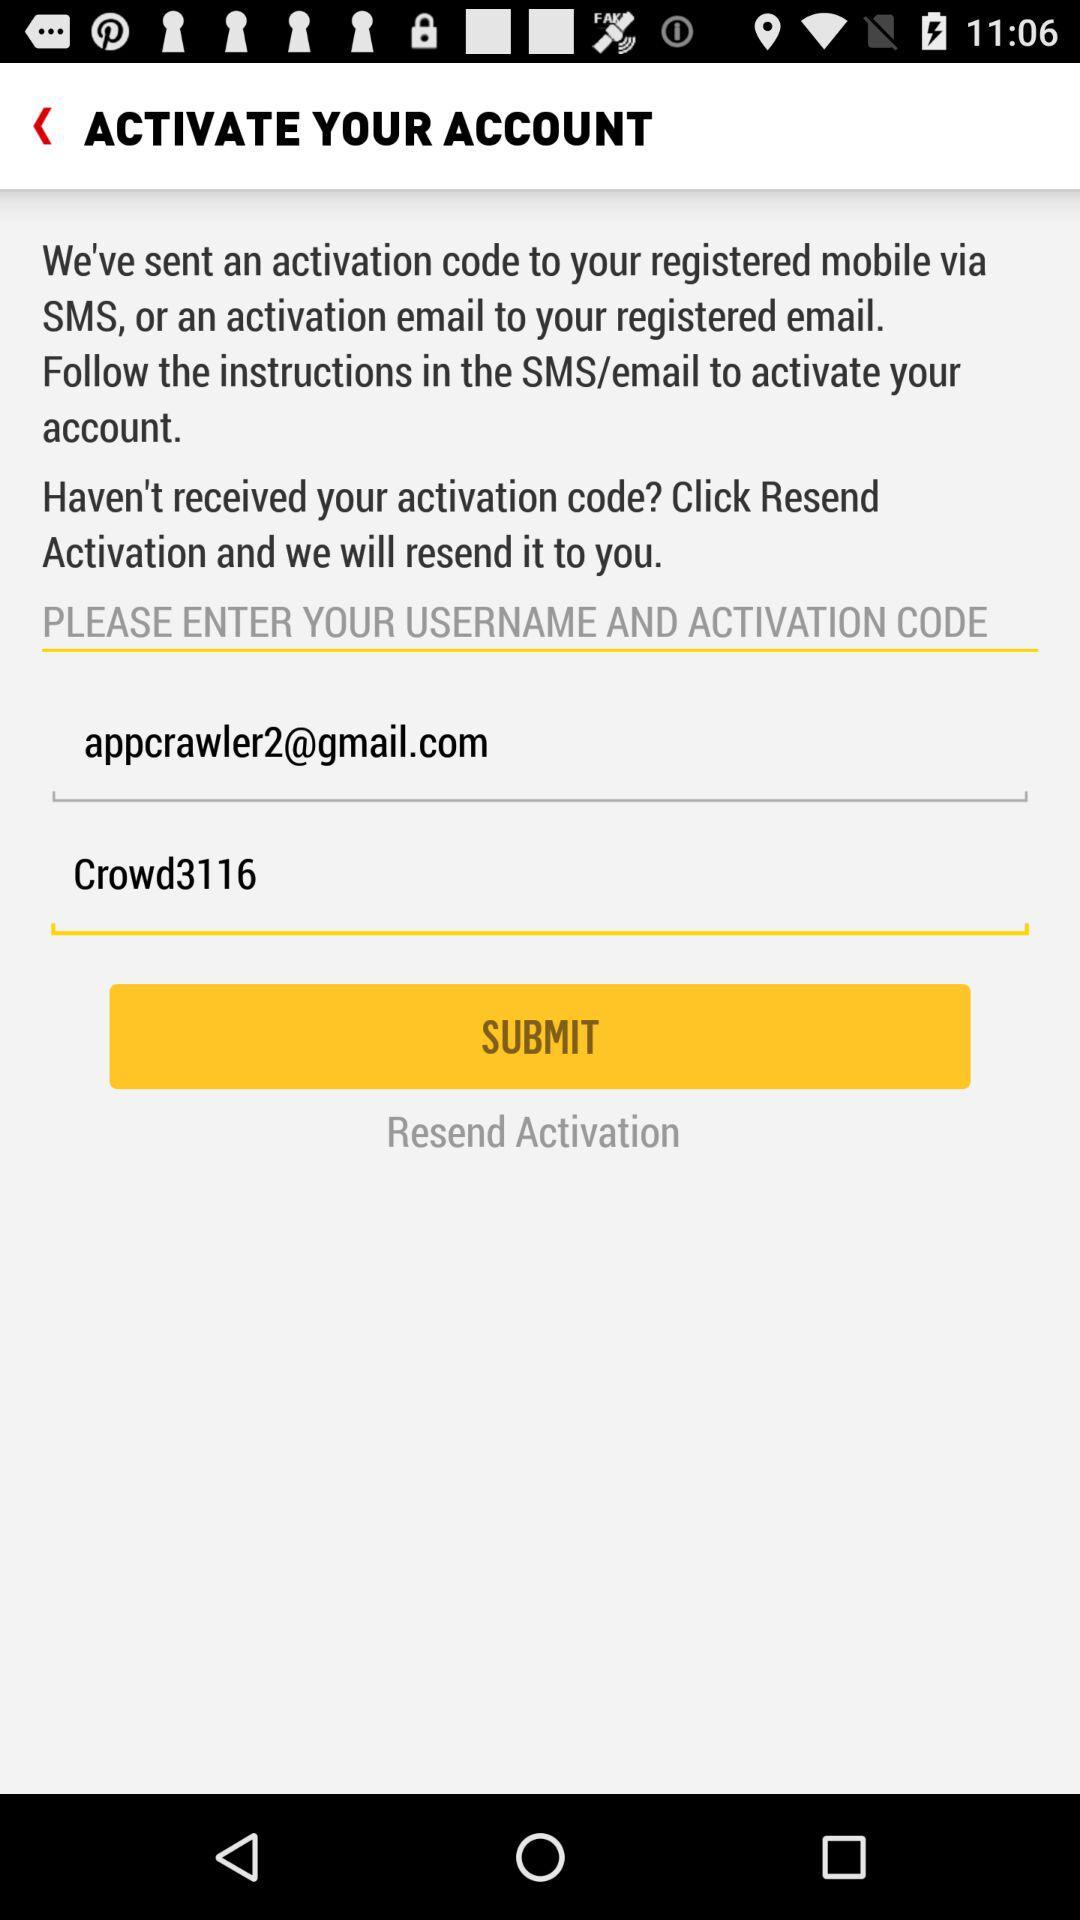 This screenshot has height=1920, width=1080. I want to click on item below please enter your item, so click(540, 752).